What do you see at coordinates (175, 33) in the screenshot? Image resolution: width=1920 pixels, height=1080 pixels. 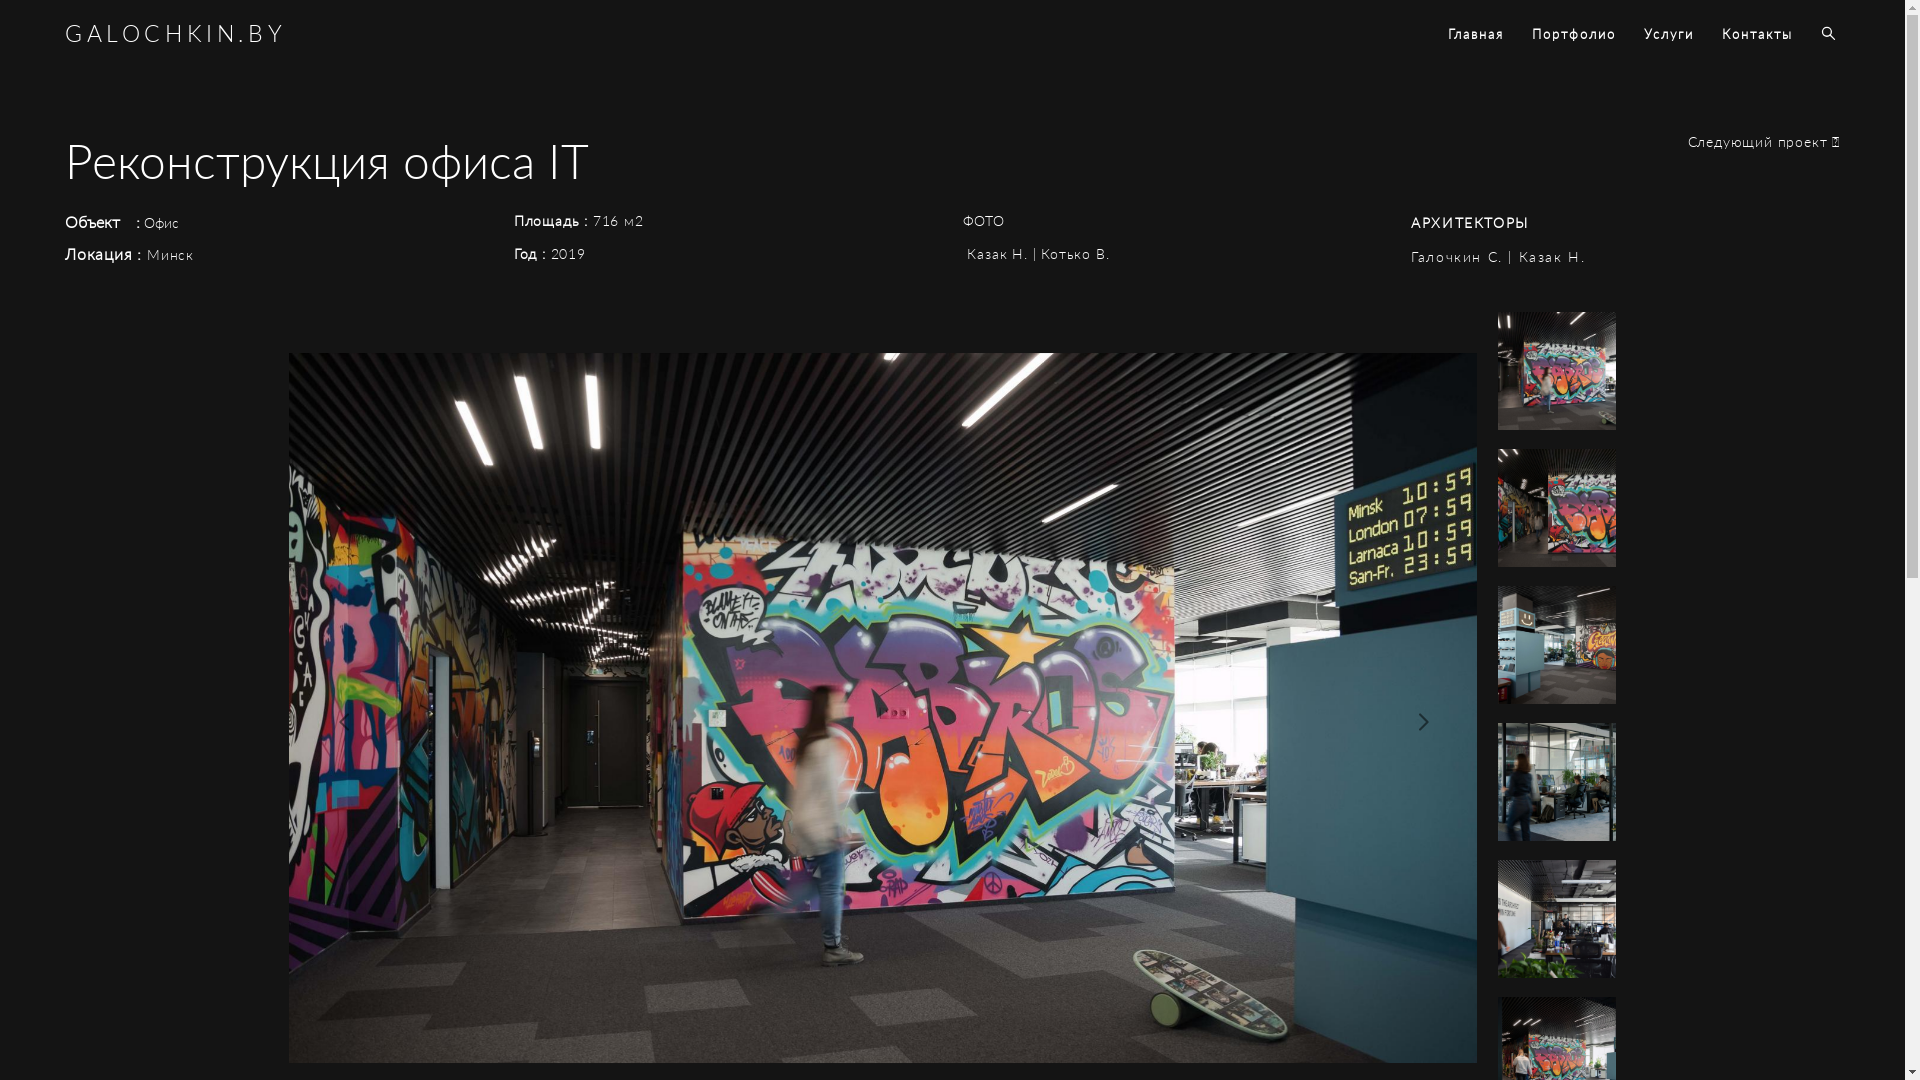 I see `'GALOCHKIN.BY'` at bounding box center [175, 33].